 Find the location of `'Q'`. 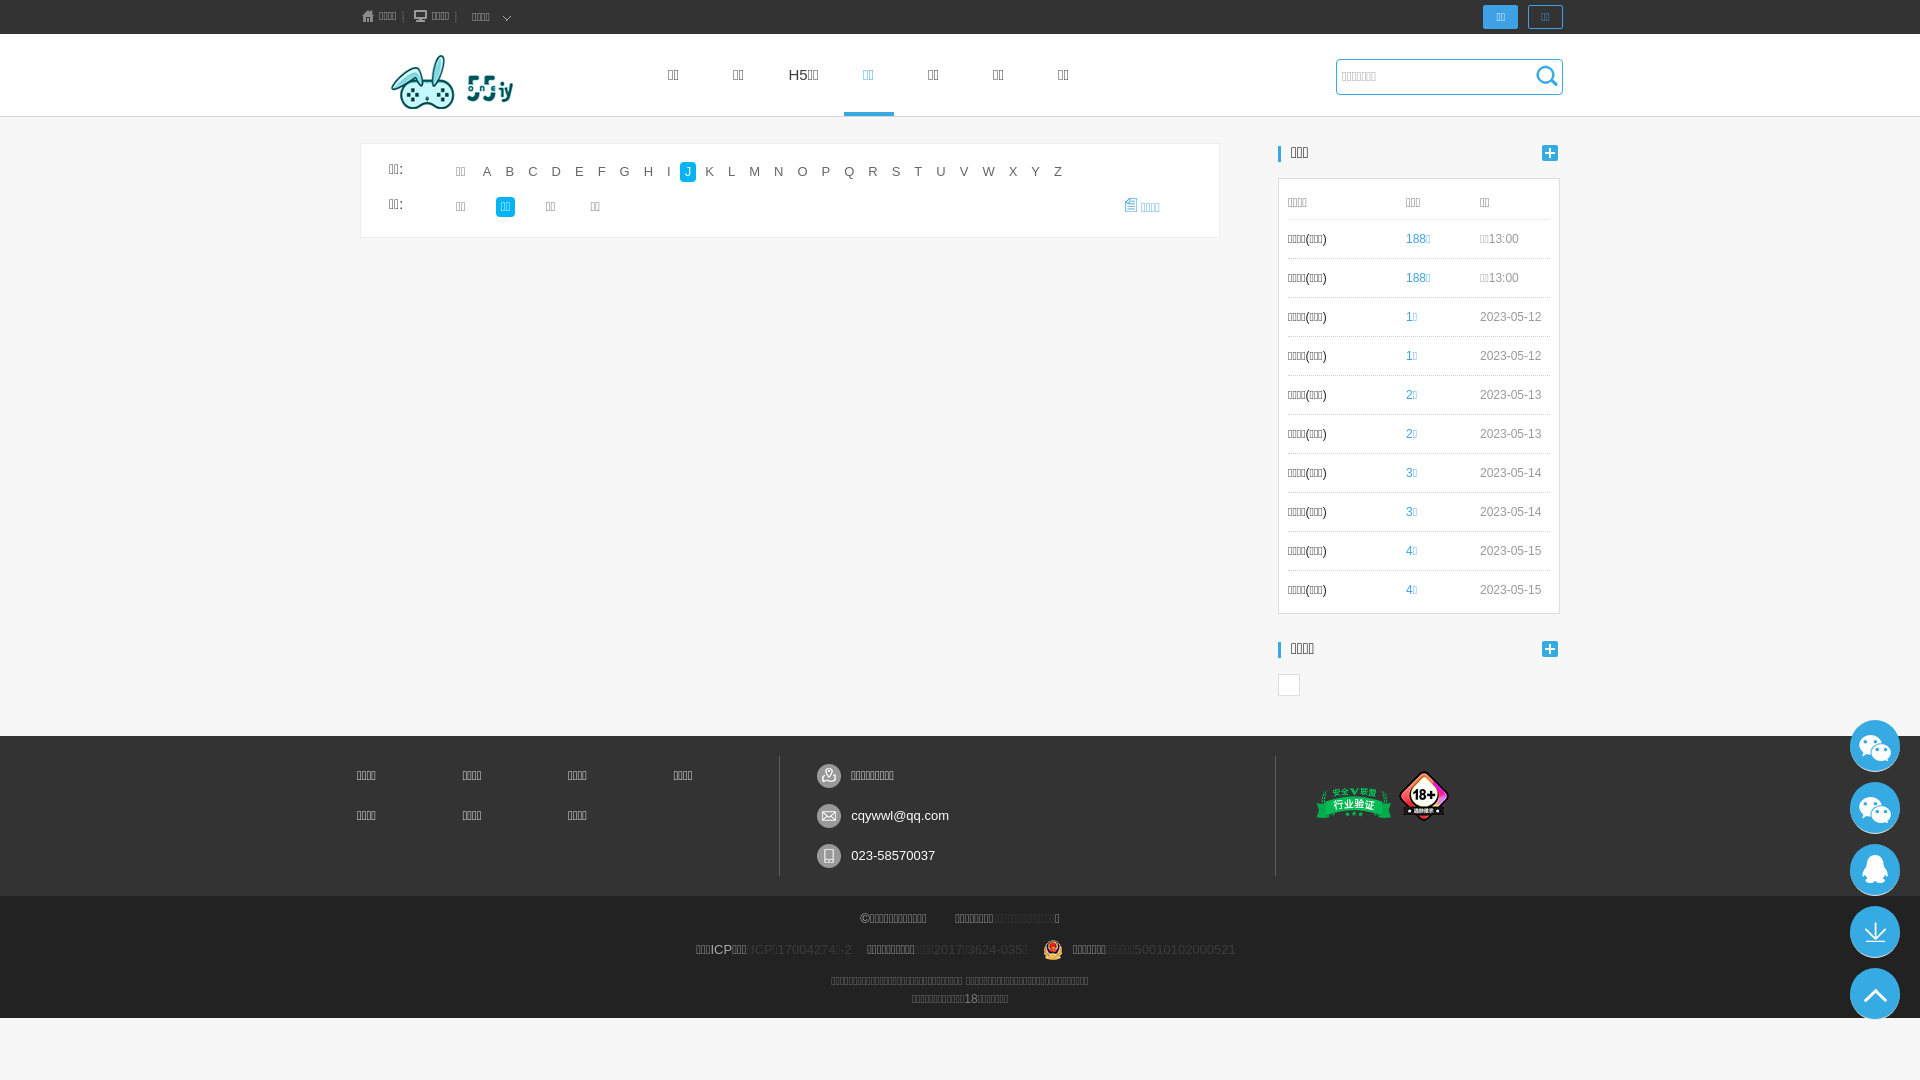

'Q' is located at coordinates (849, 171).